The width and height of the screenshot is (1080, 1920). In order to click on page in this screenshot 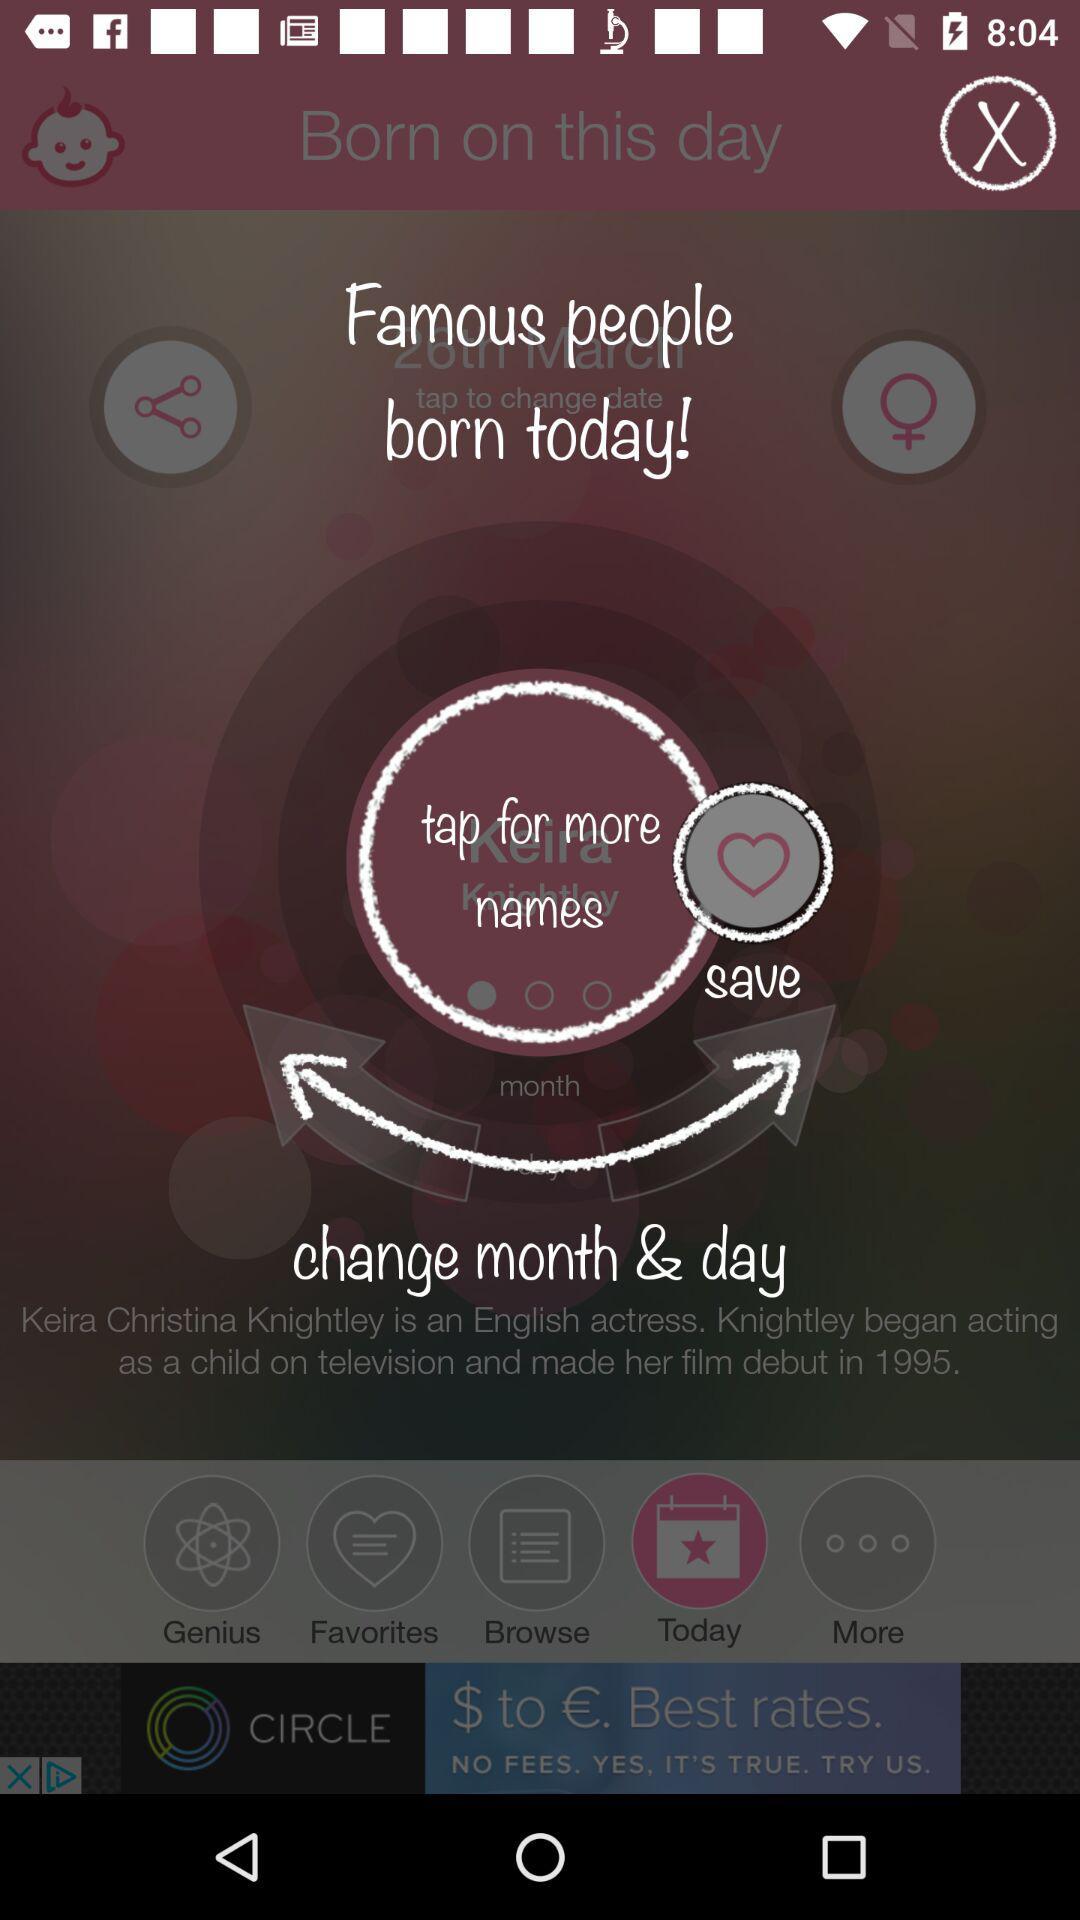, I will do `click(998, 132)`.